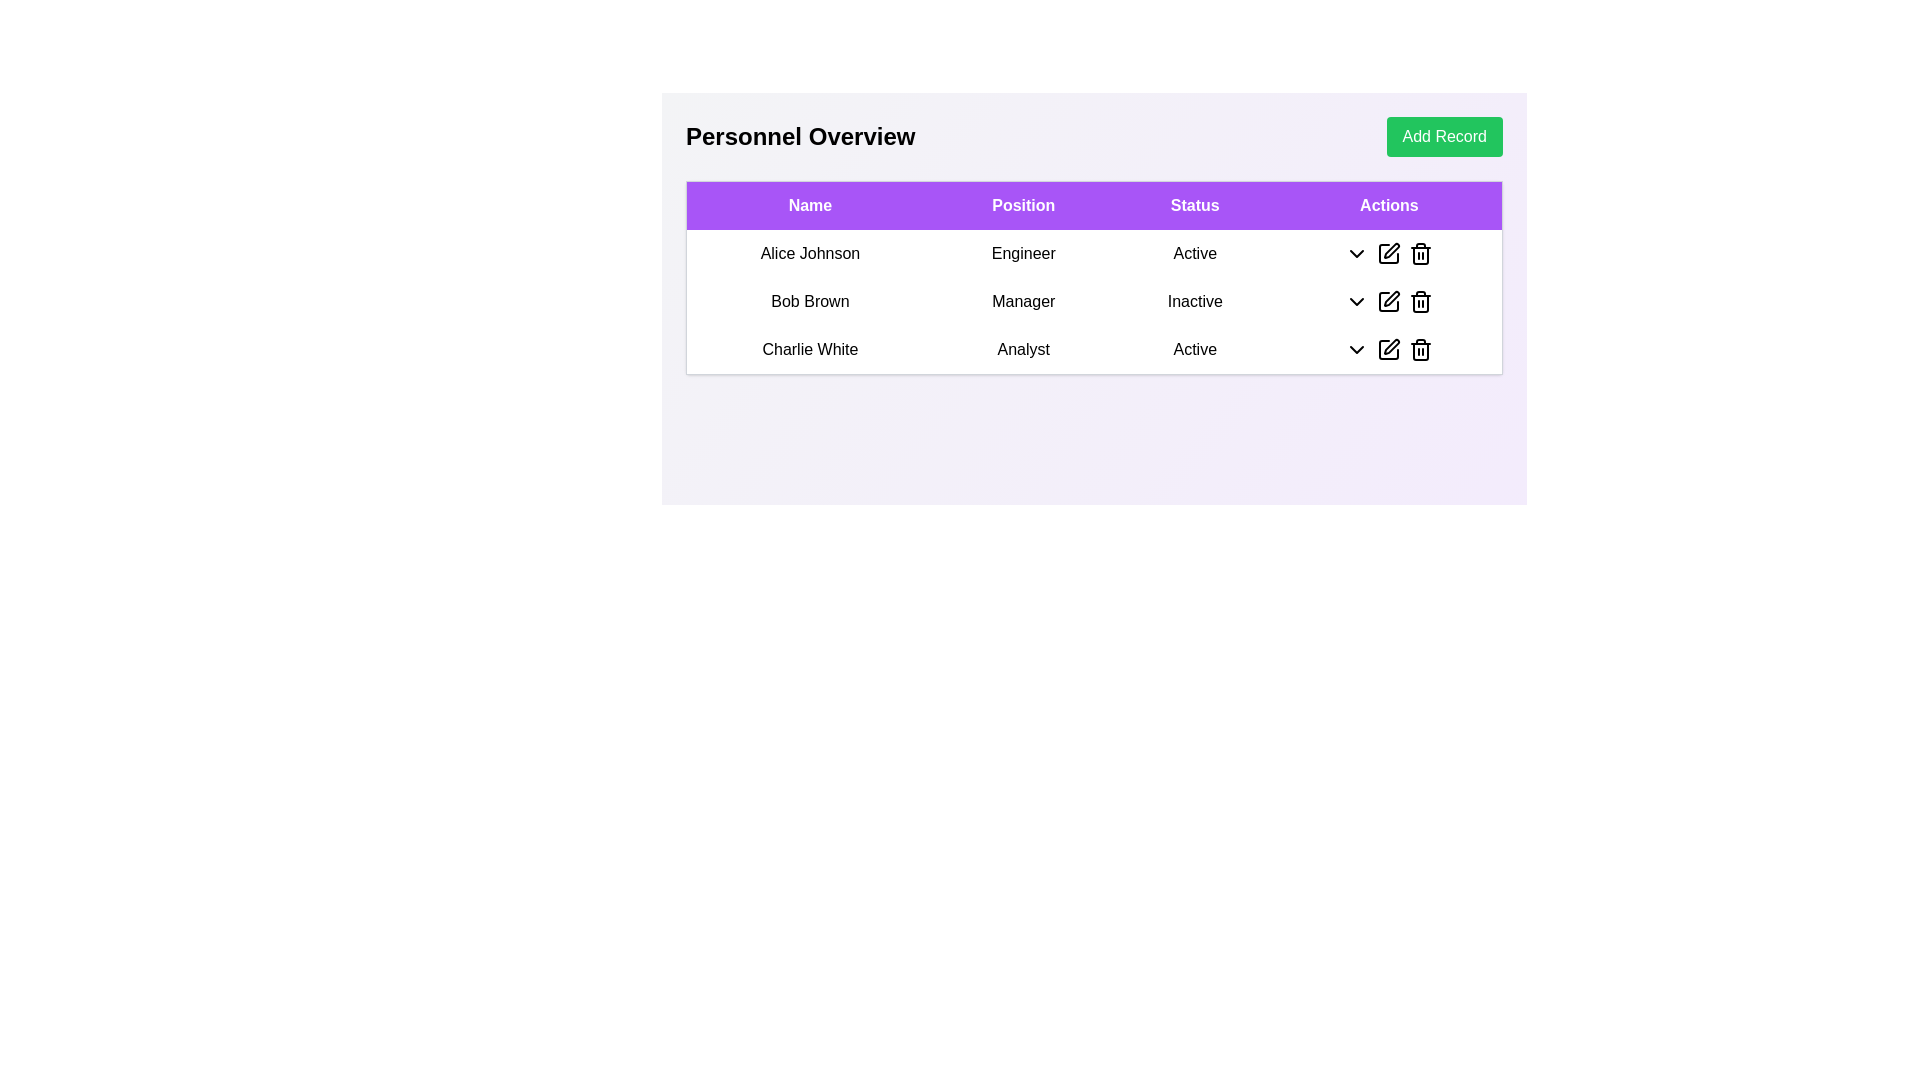 The image size is (1920, 1080). I want to click on the 'Edit' action icon within the 'Actions' column for 'Bob Brown', so click(1388, 301).